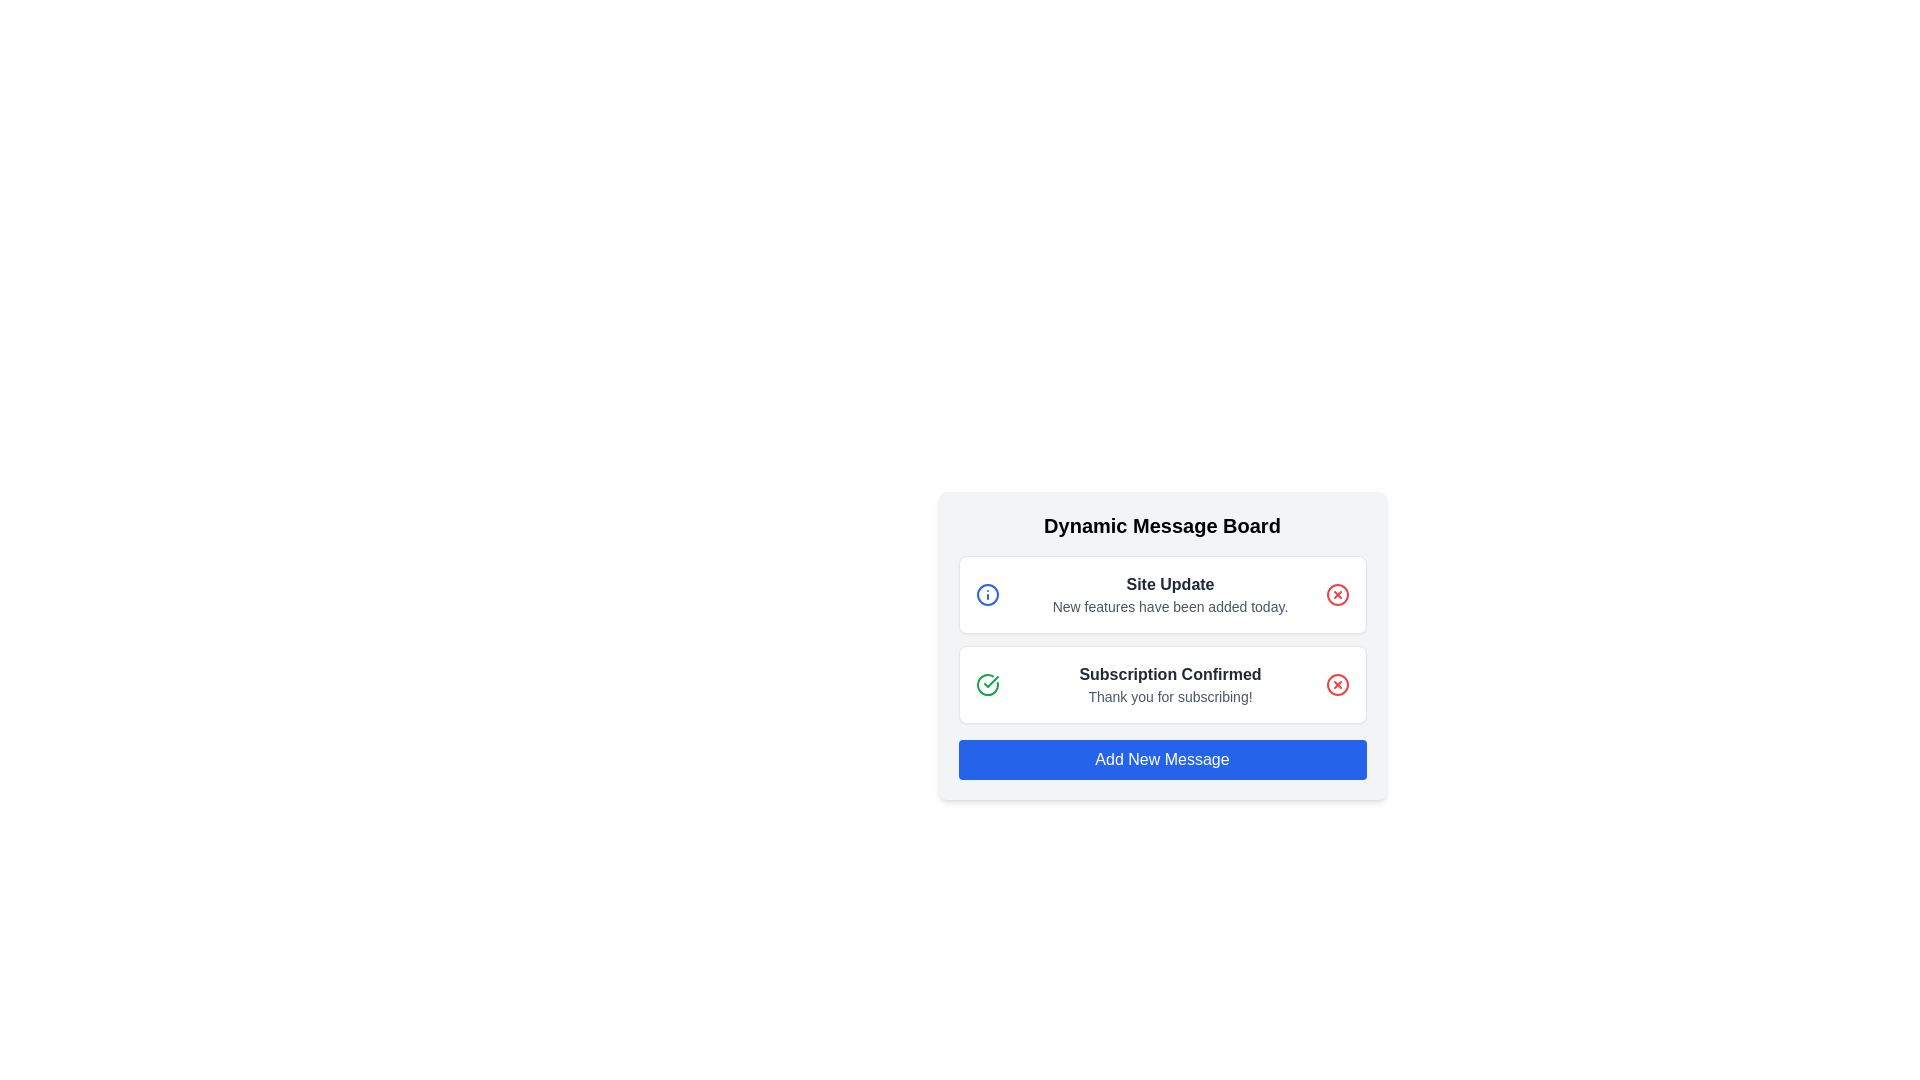 The width and height of the screenshot is (1920, 1080). Describe the element at coordinates (1170, 675) in the screenshot. I see `the bold, dark gray text element that displays 'Subscription Confirmed', which is located within a card-like section above a smaller text and below an 'Add New Message' button` at that location.